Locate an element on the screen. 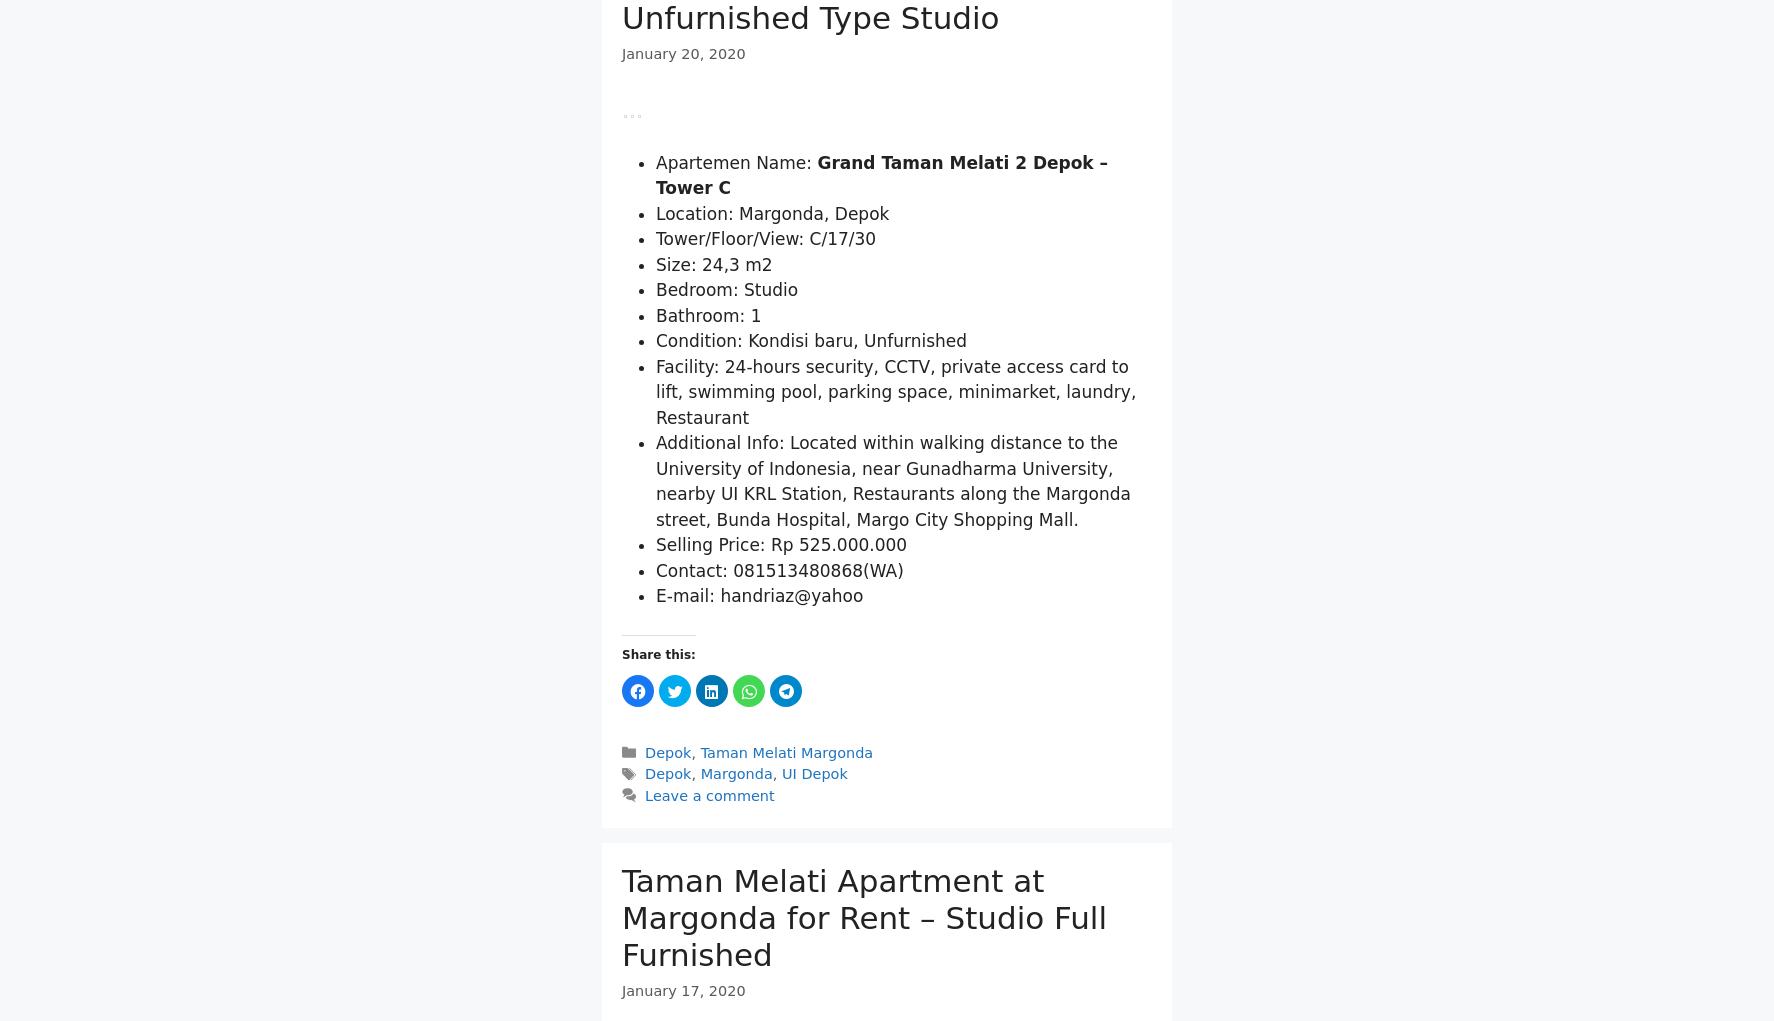  'Grand Taman Melati 2 Depok – Tower C' is located at coordinates (882, 279).